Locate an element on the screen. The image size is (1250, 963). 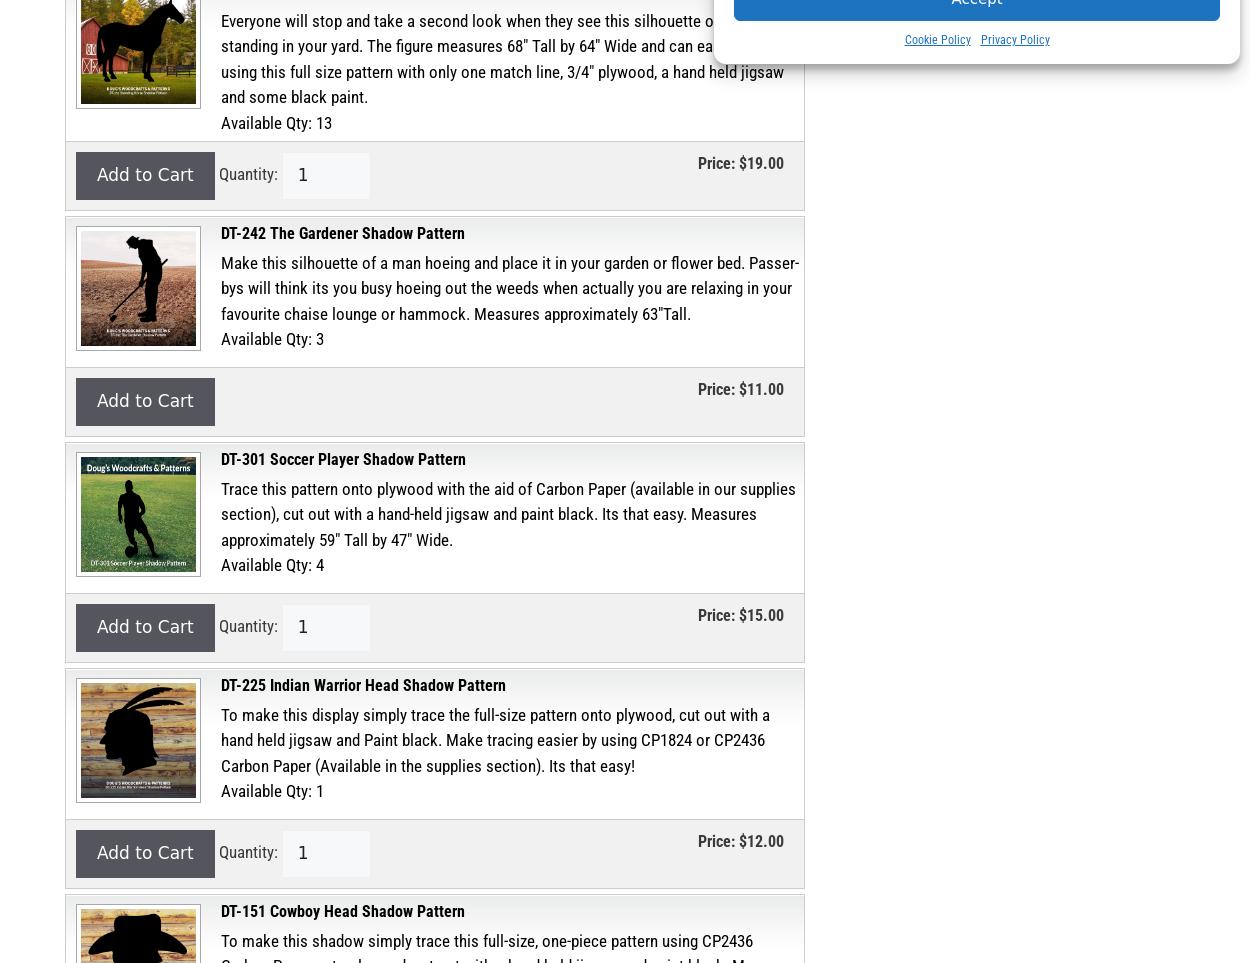
'Make this silhouette of a man hoeing and place it in your garden or flower bed.  Passer- bys will think its you busy hoeing out the weeds when actually you are relaxing in your favourite chaise lounge or hammock.  Measures  approximately 63"Tall.' is located at coordinates (220, 286).